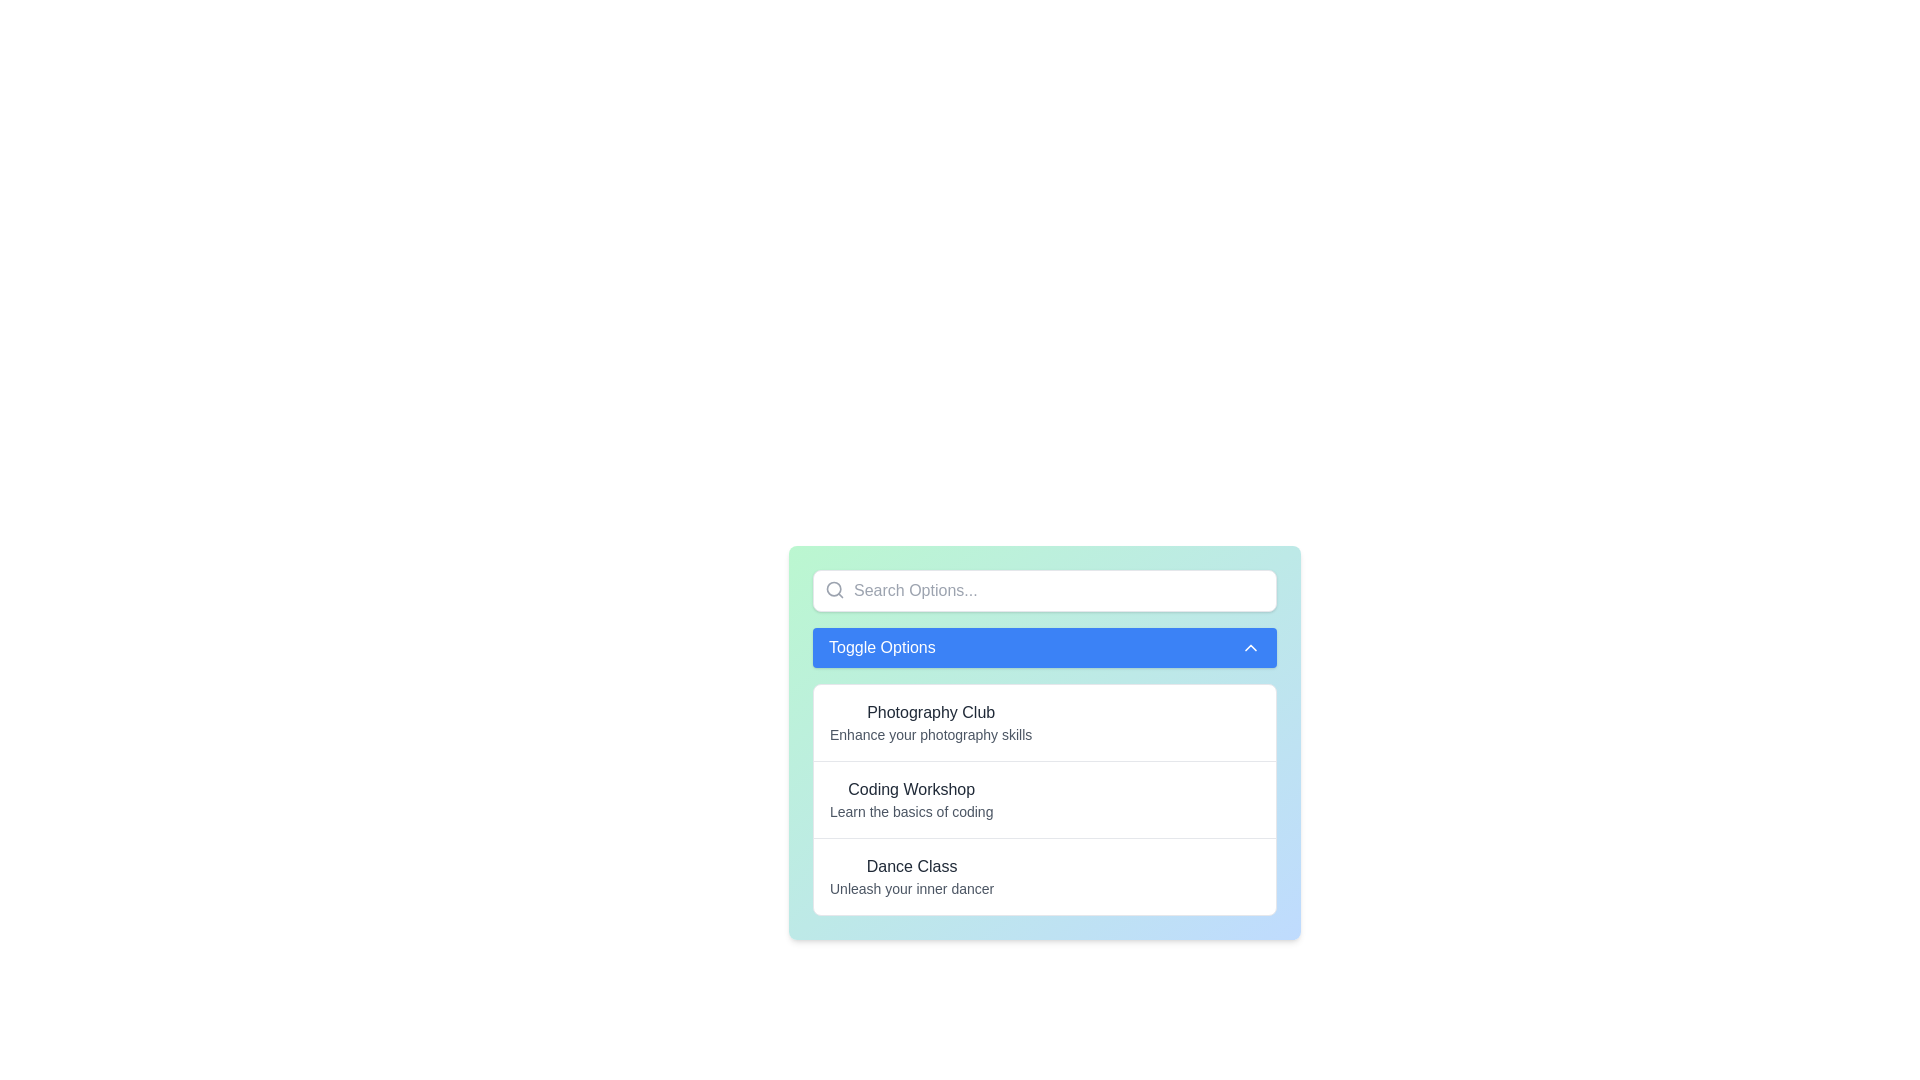 The width and height of the screenshot is (1920, 1080). Describe the element at coordinates (1044, 648) in the screenshot. I see `the toggle button located directly below the search box to change its background color` at that location.